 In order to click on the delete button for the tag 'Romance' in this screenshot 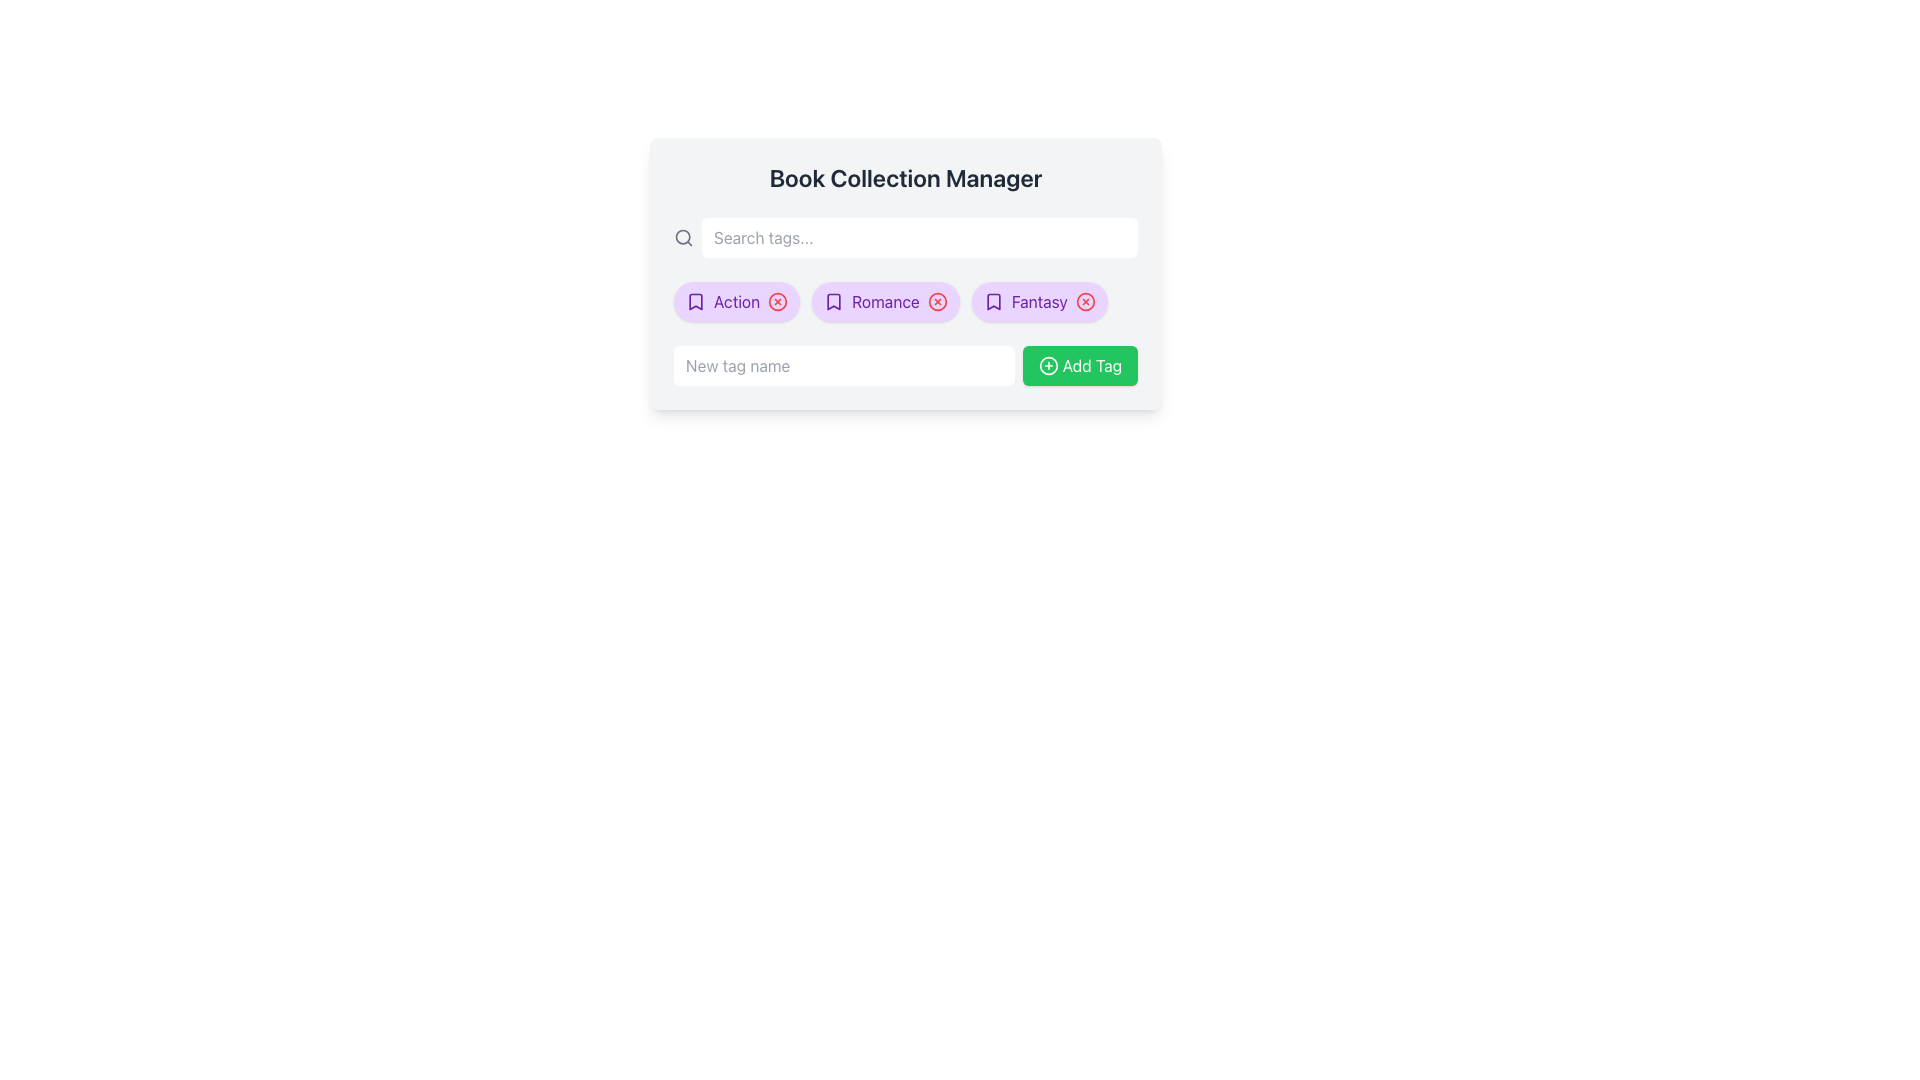, I will do `click(936, 301)`.